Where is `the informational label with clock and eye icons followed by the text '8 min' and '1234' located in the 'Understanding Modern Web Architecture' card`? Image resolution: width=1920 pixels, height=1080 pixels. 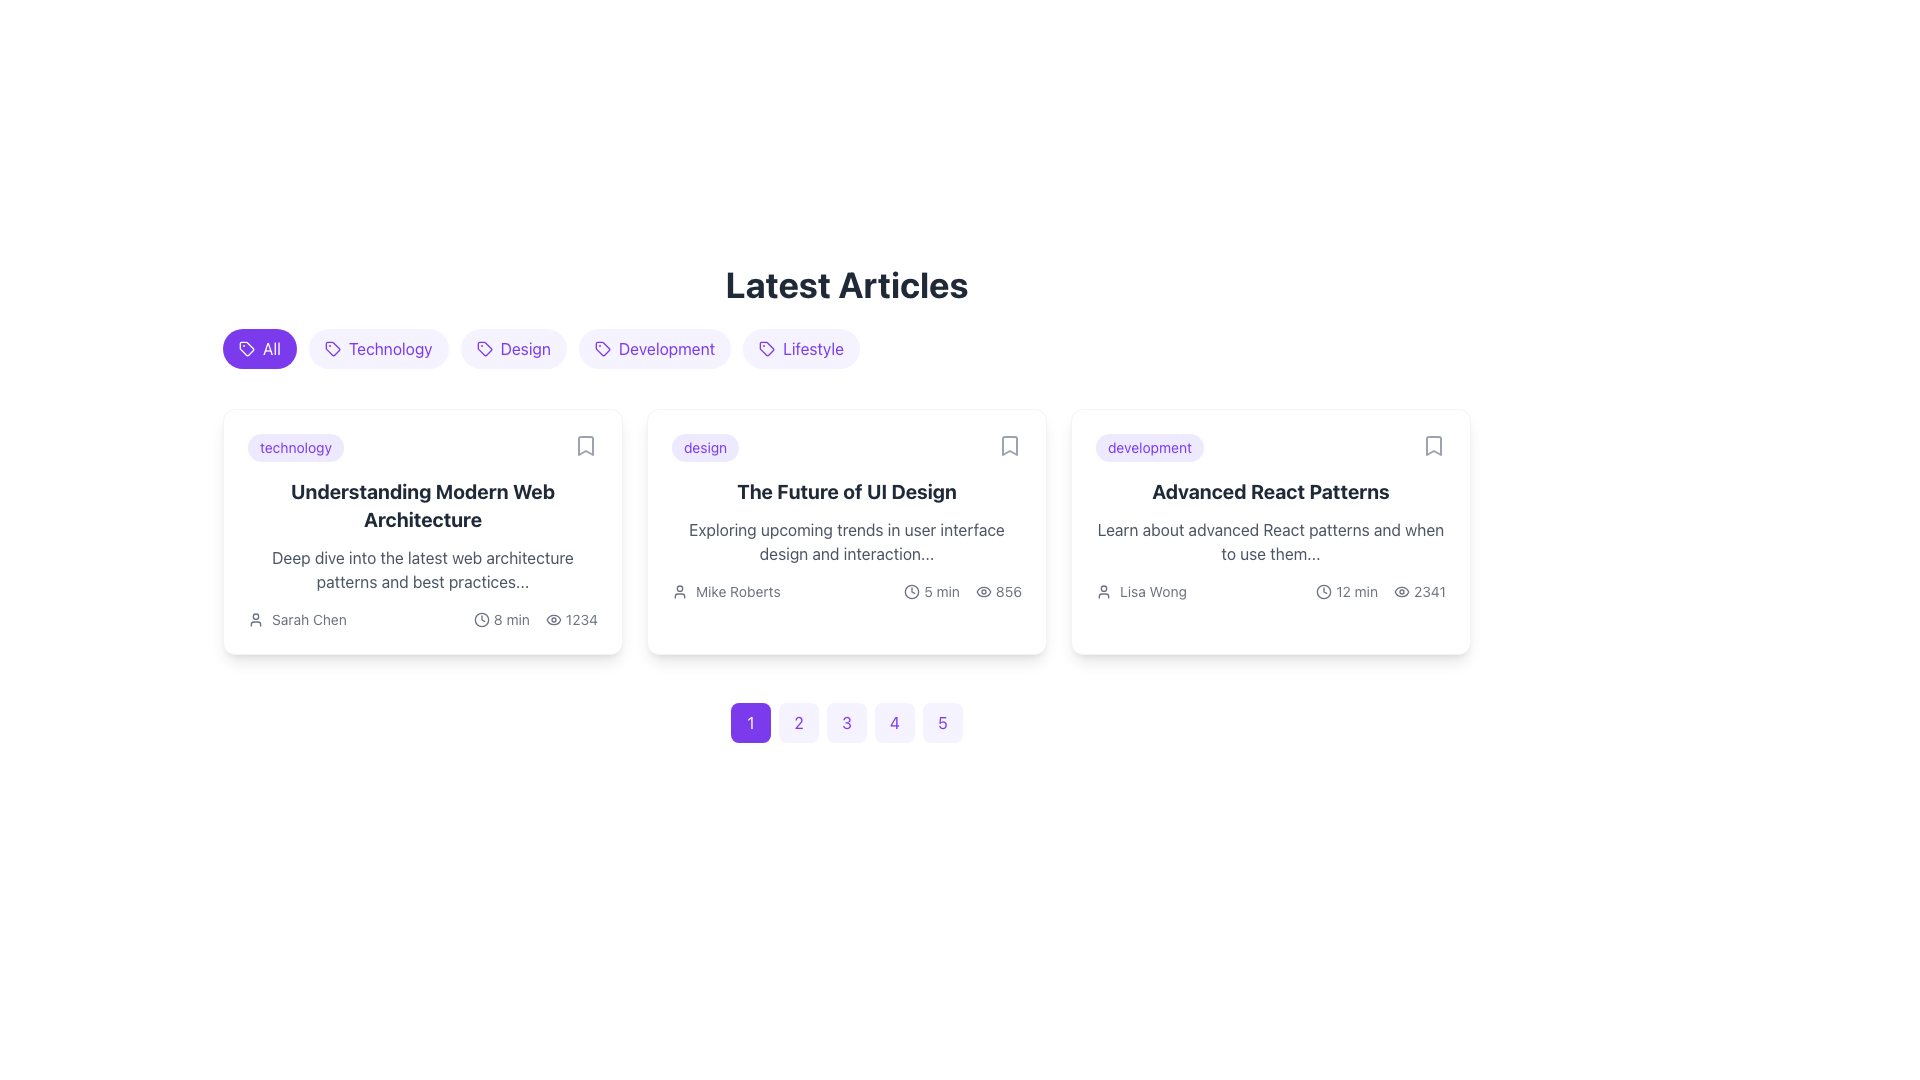 the informational label with clock and eye icons followed by the text '8 min' and '1234' located in the 'Understanding Modern Web Architecture' card is located at coordinates (535, 619).